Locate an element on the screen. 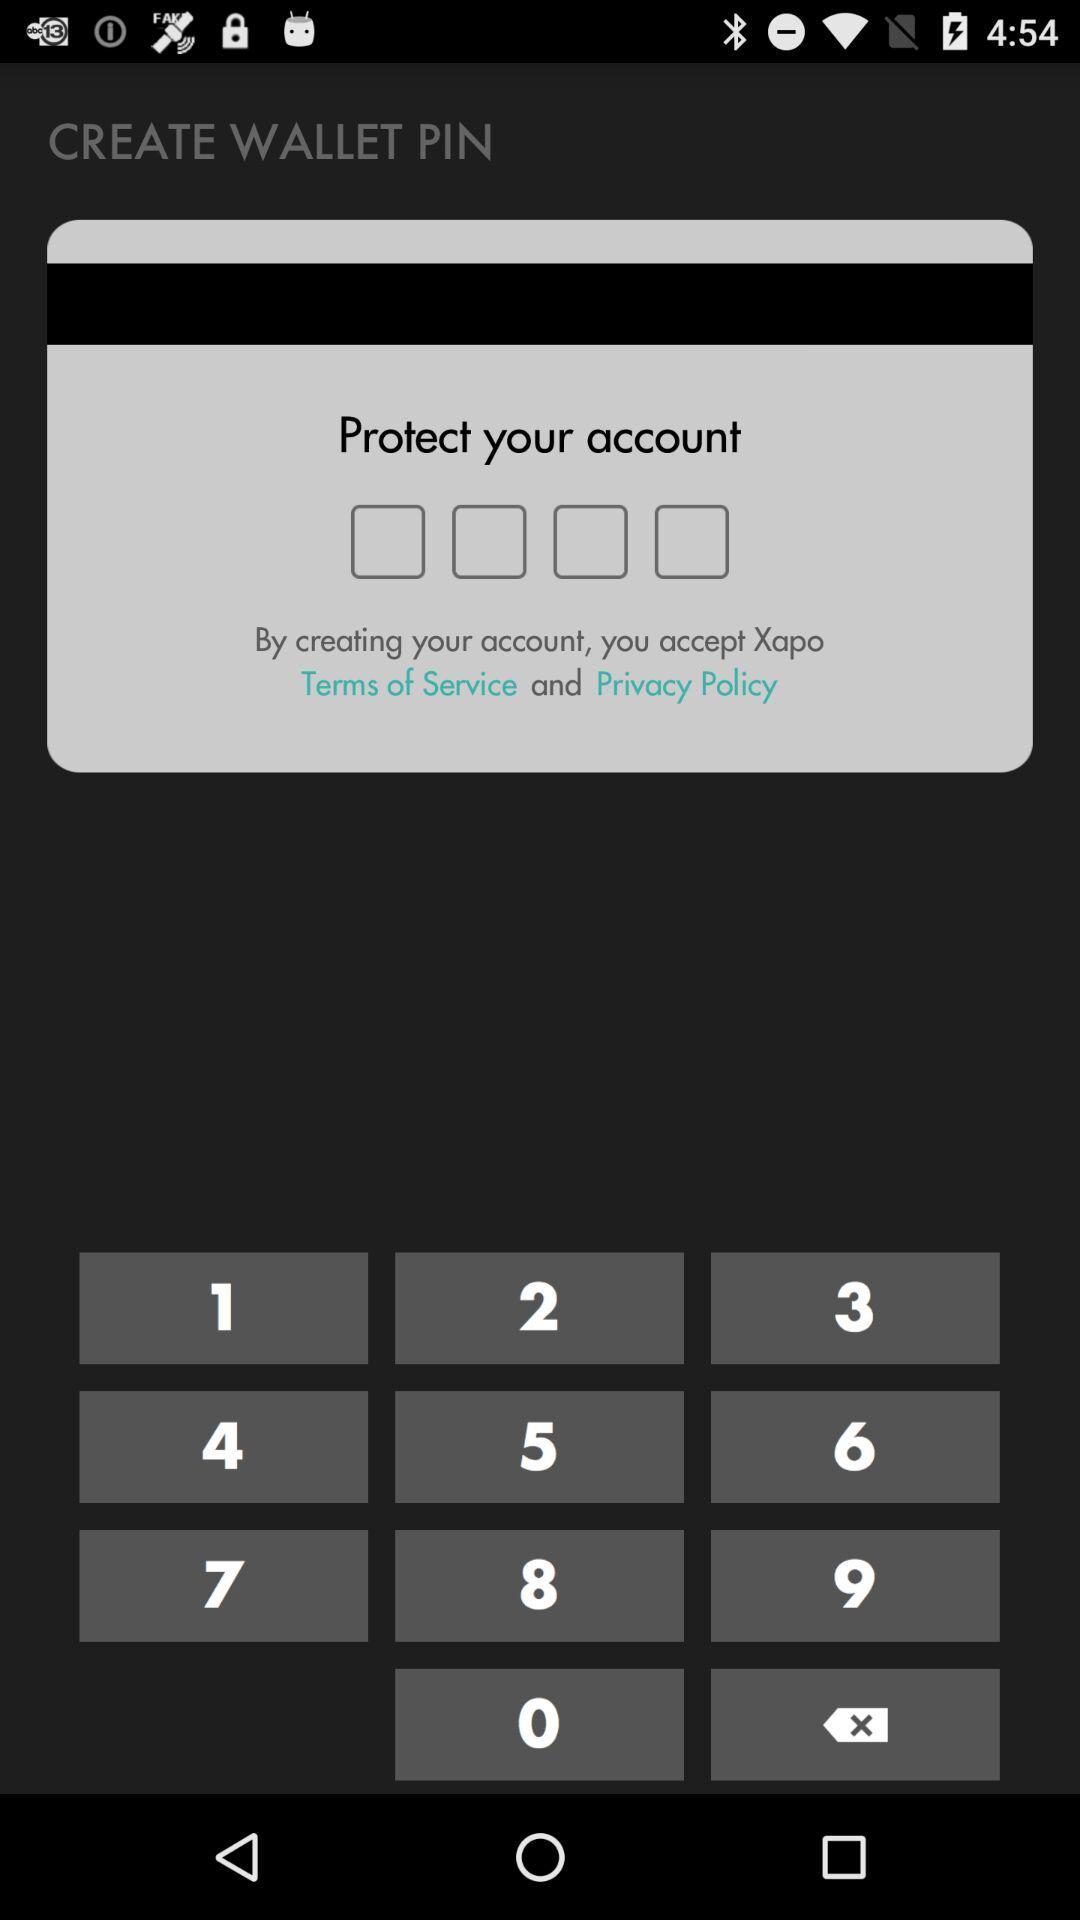 This screenshot has width=1080, height=1920. the number 5 button is located at coordinates (538, 1447).